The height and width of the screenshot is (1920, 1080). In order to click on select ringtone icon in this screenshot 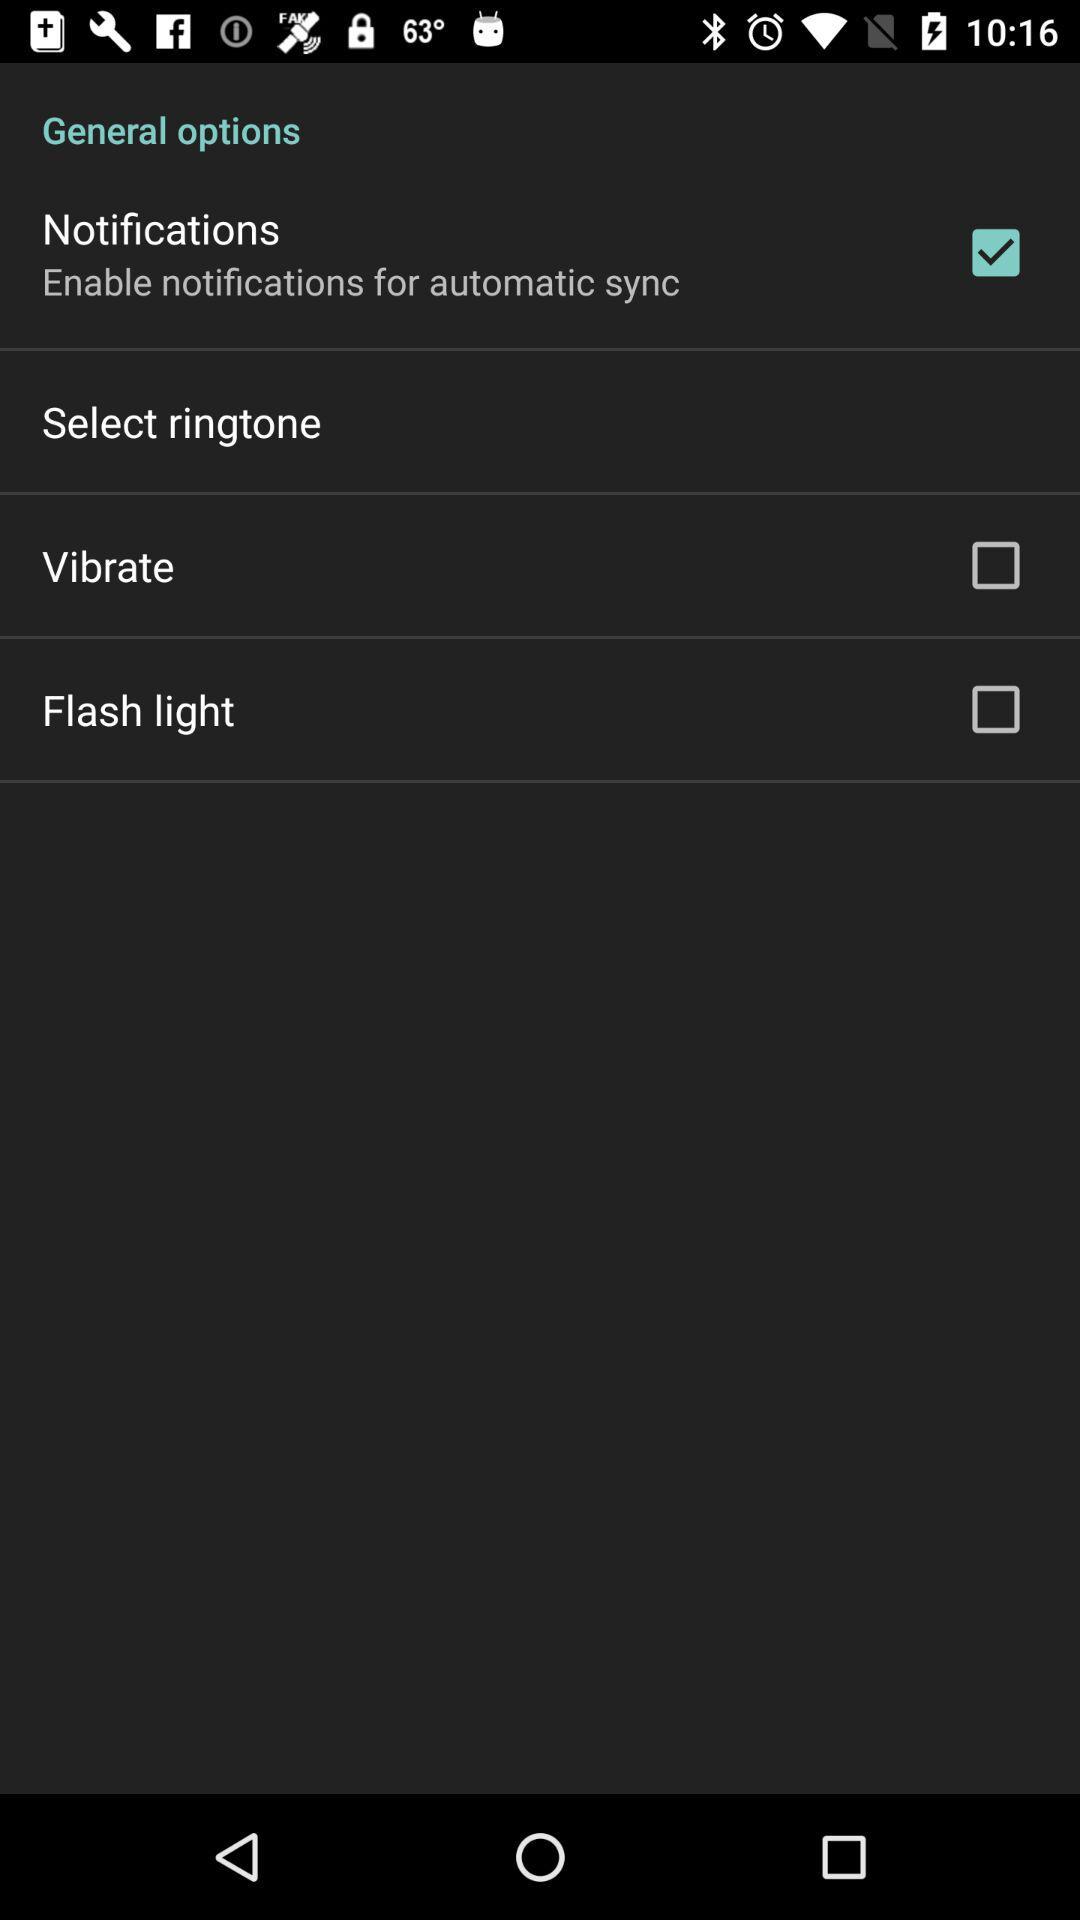, I will do `click(181, 420)`.